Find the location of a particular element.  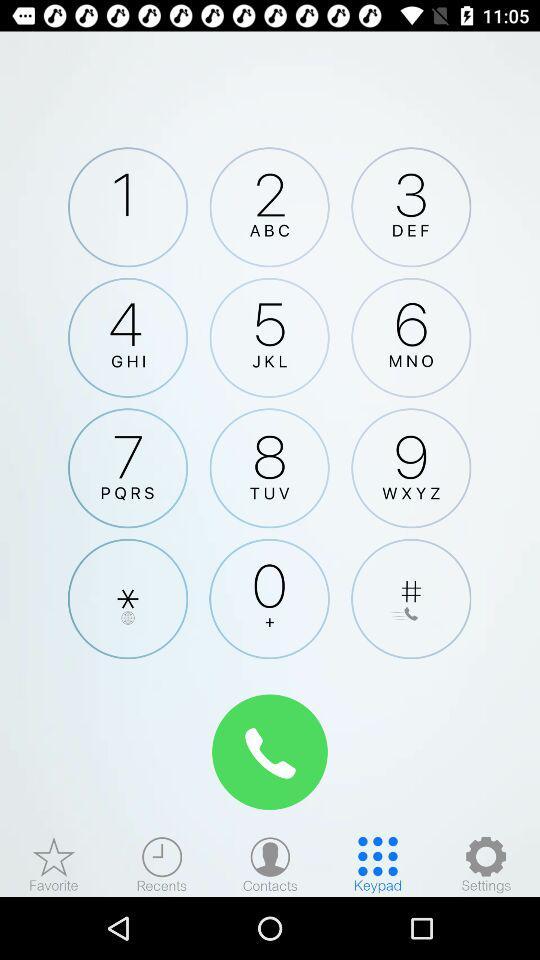

number 6 is located at coordinates (410, 337).